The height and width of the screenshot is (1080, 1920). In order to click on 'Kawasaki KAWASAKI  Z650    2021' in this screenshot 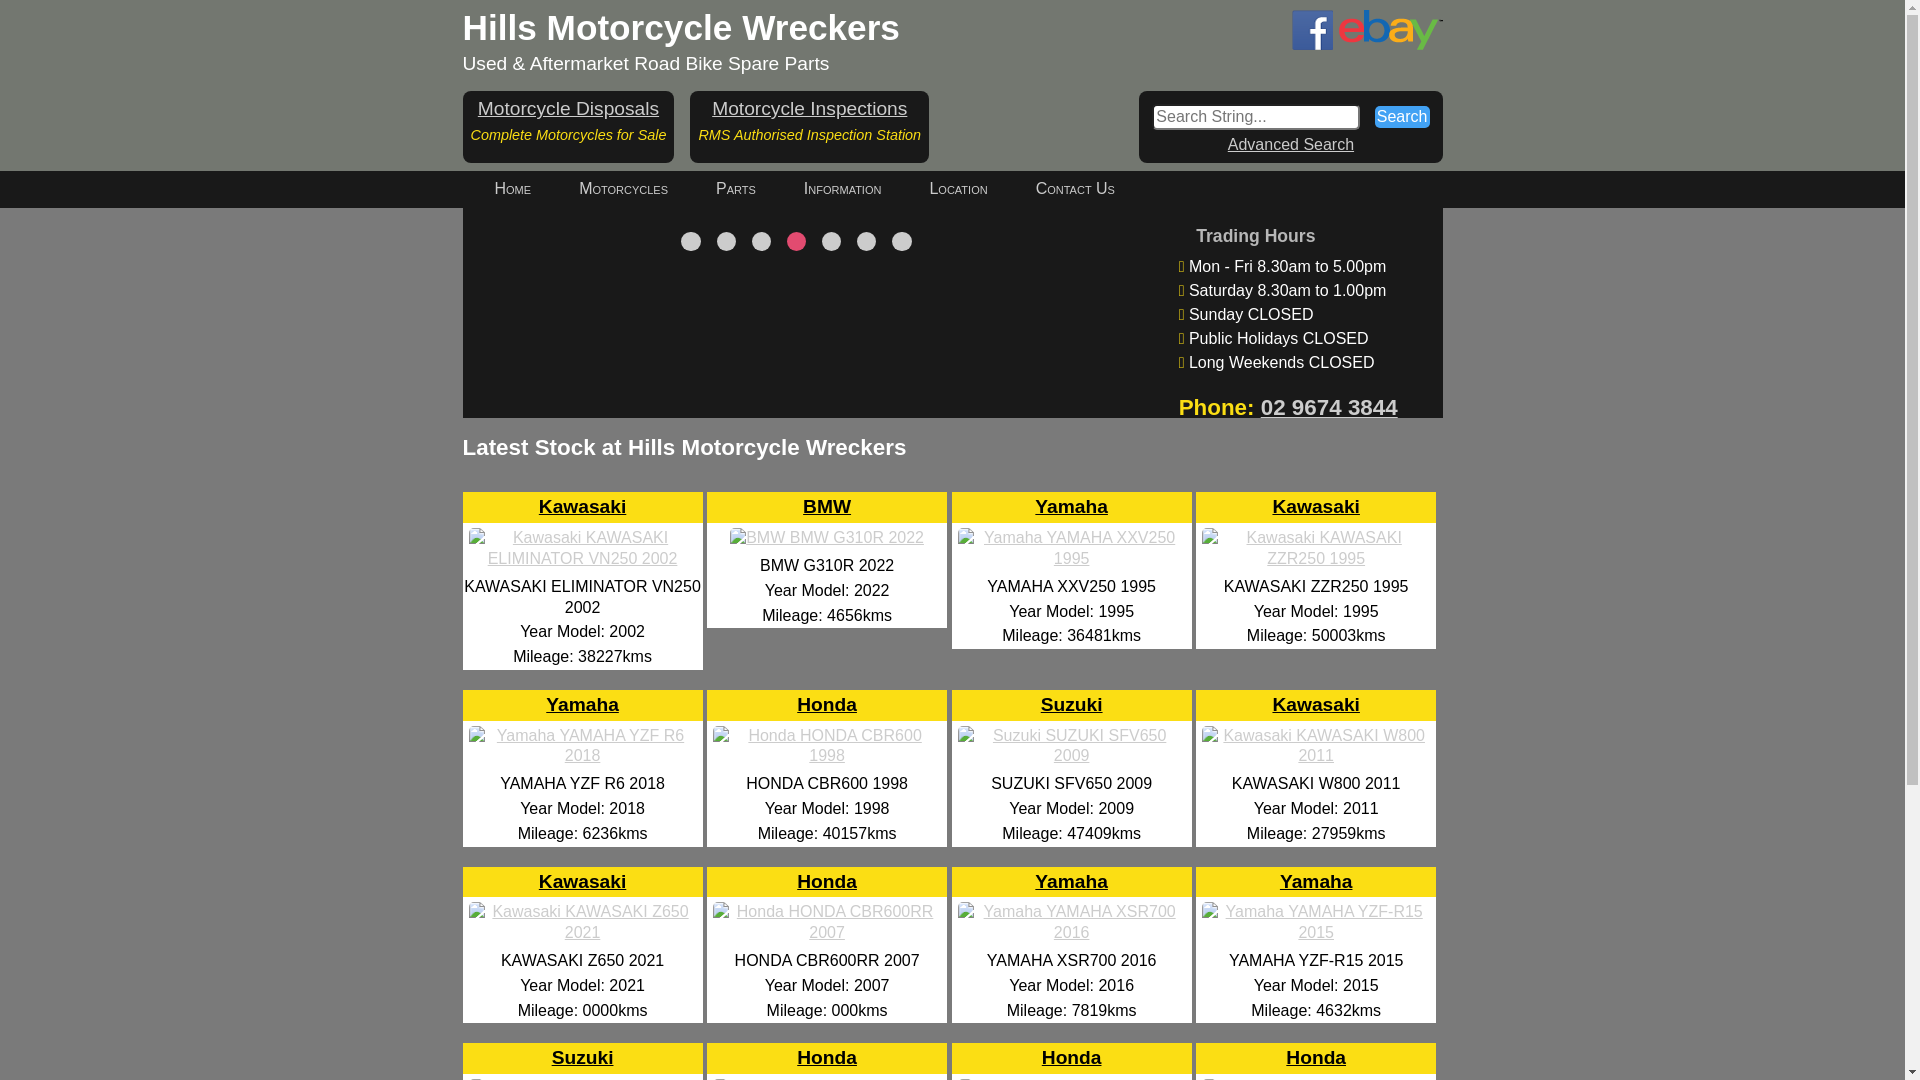, I will do `click(581, 932)`.